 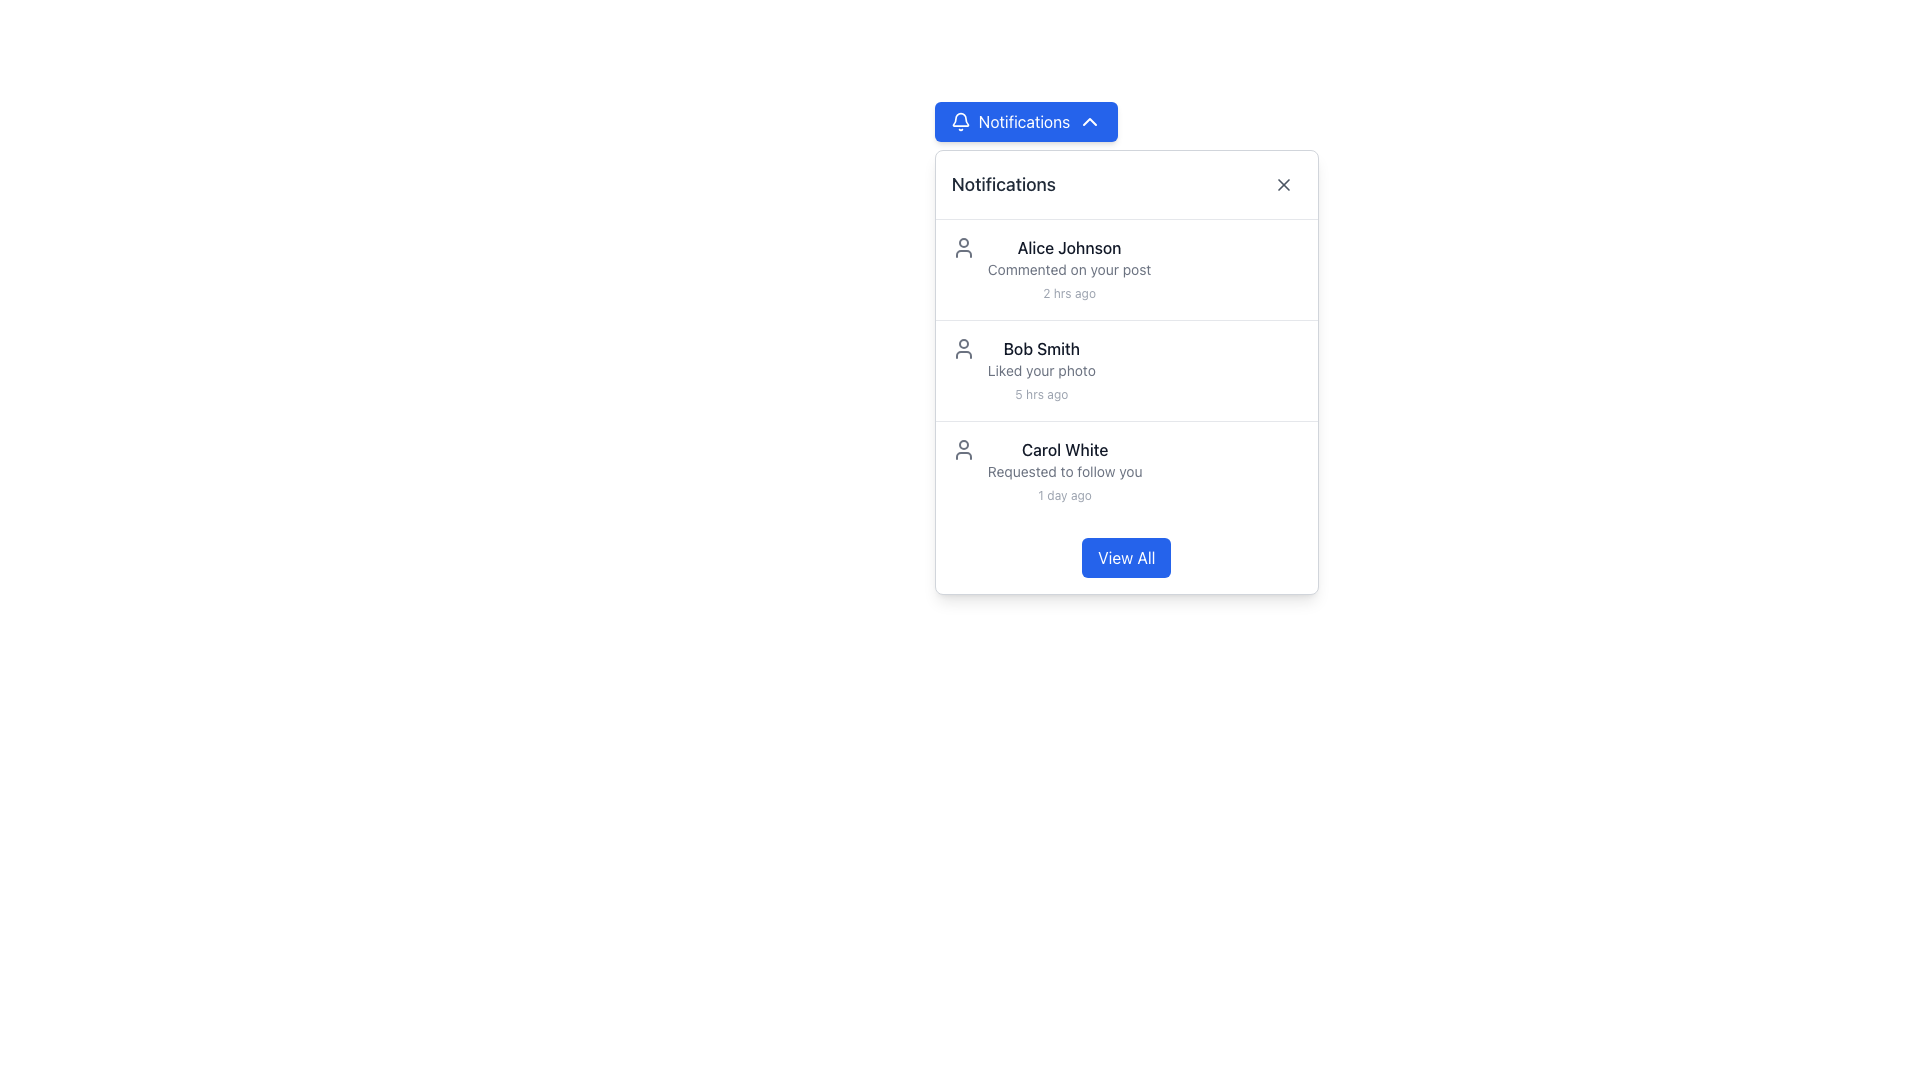 I want to click on the first notification in the dropdown that indicates Alice Johnson commented on the user's post two hours ago, so click(x=1126, y=270).